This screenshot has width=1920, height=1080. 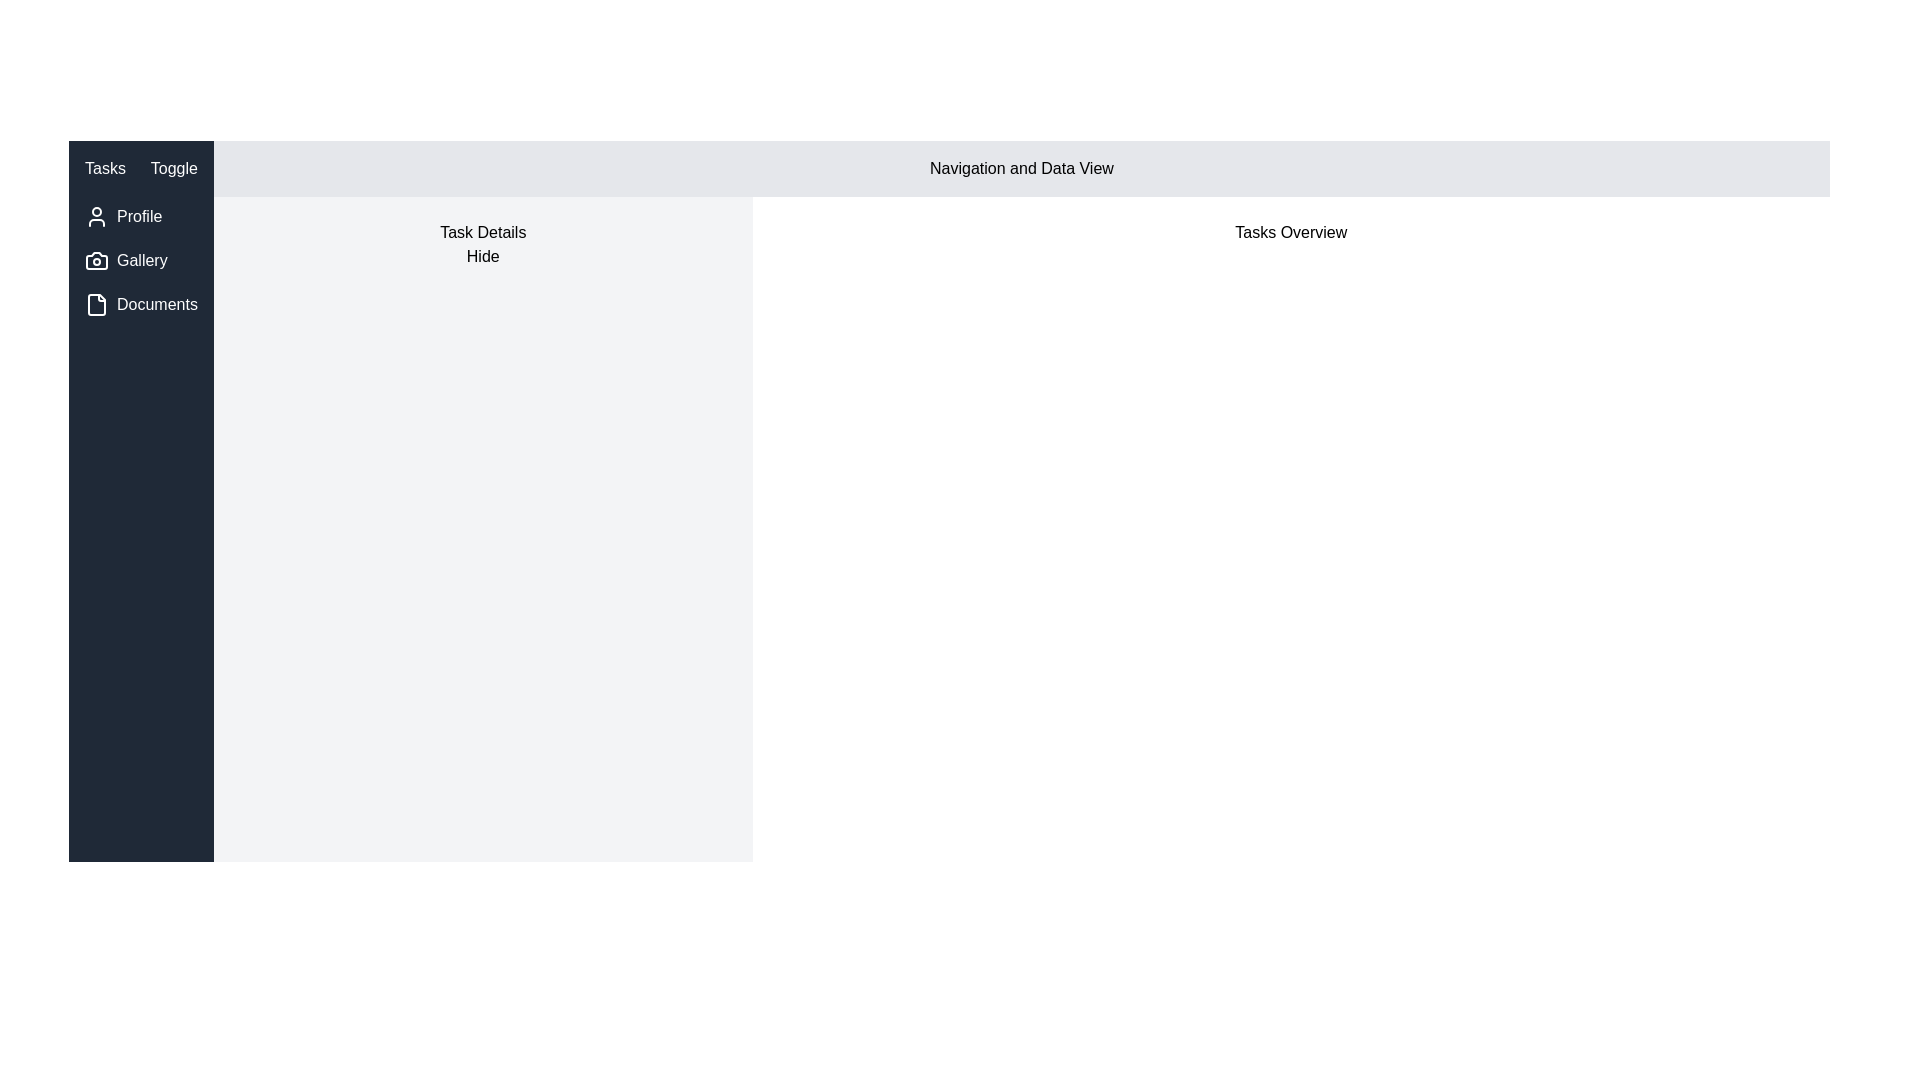 What do you see at coordinates (483, 231) in the screenshot?
I see `the Text label located at the top area of the main panel, which serves as a header for the section below and is positioned just above the 'Hide' button` at bounding box center [483, 231].